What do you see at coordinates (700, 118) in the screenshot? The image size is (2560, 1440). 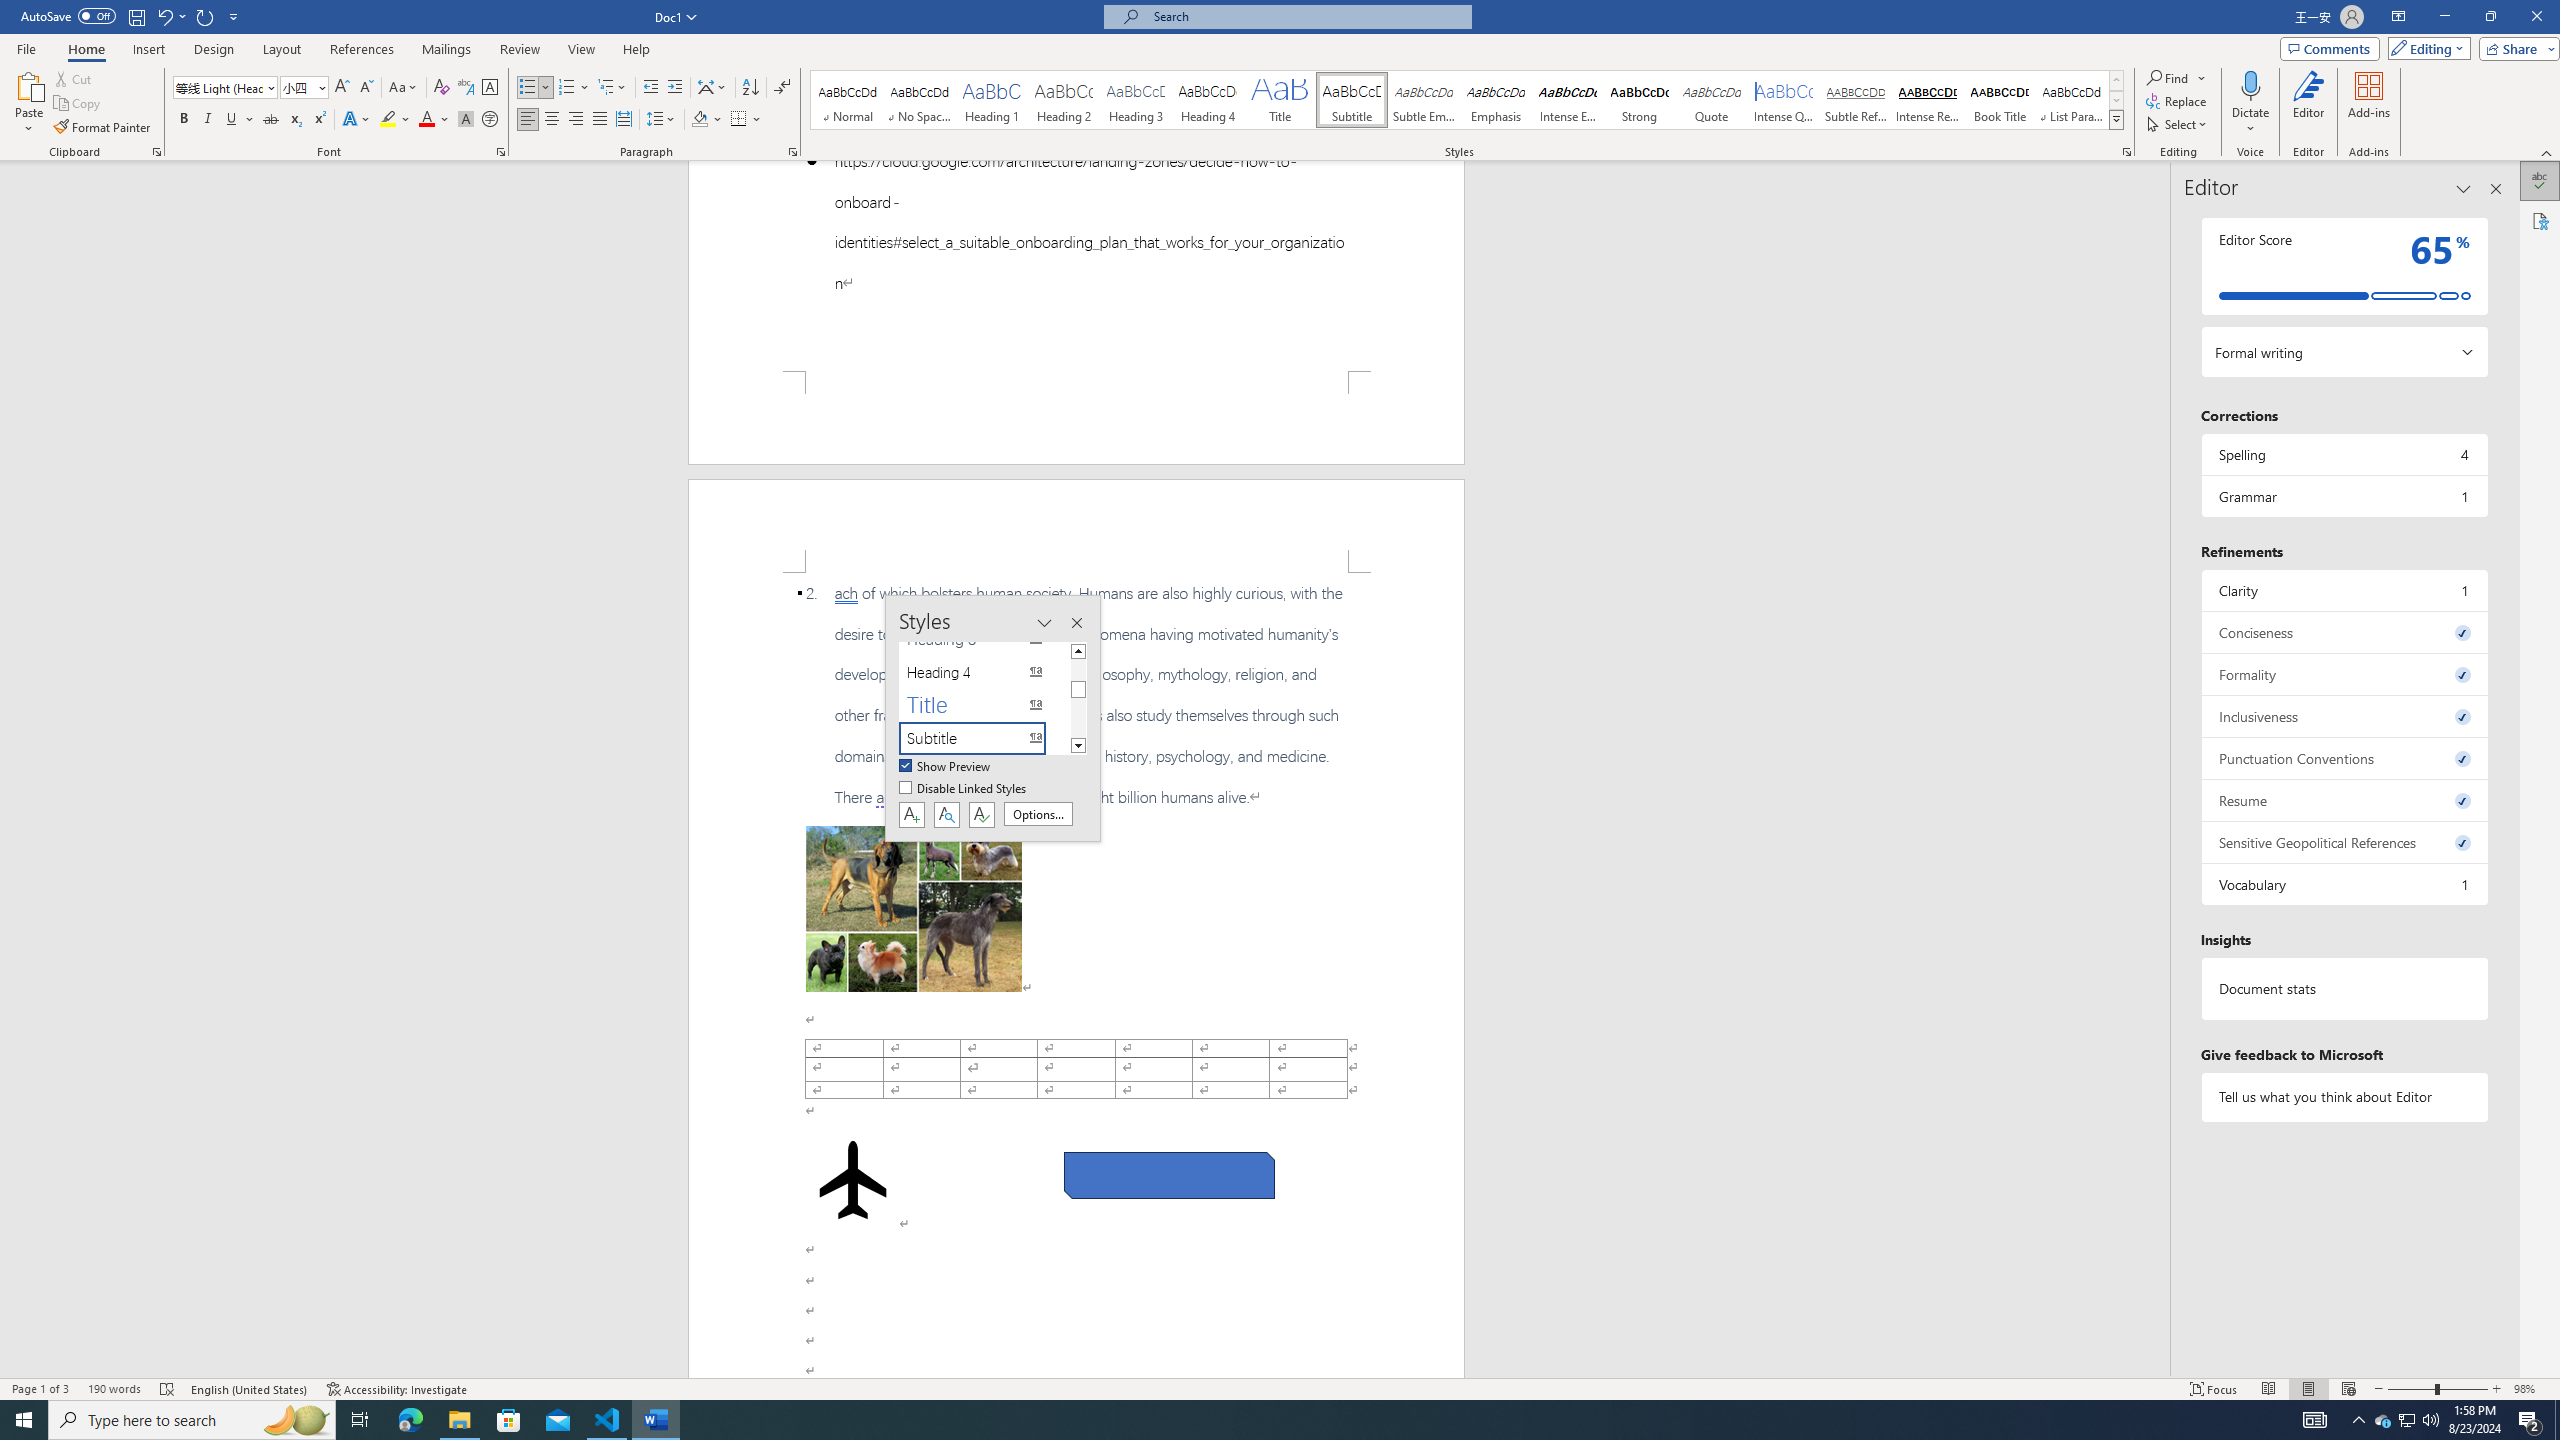 I see `'Shading RGB(0, 0, 0)'` at bounding box center [700, 118].